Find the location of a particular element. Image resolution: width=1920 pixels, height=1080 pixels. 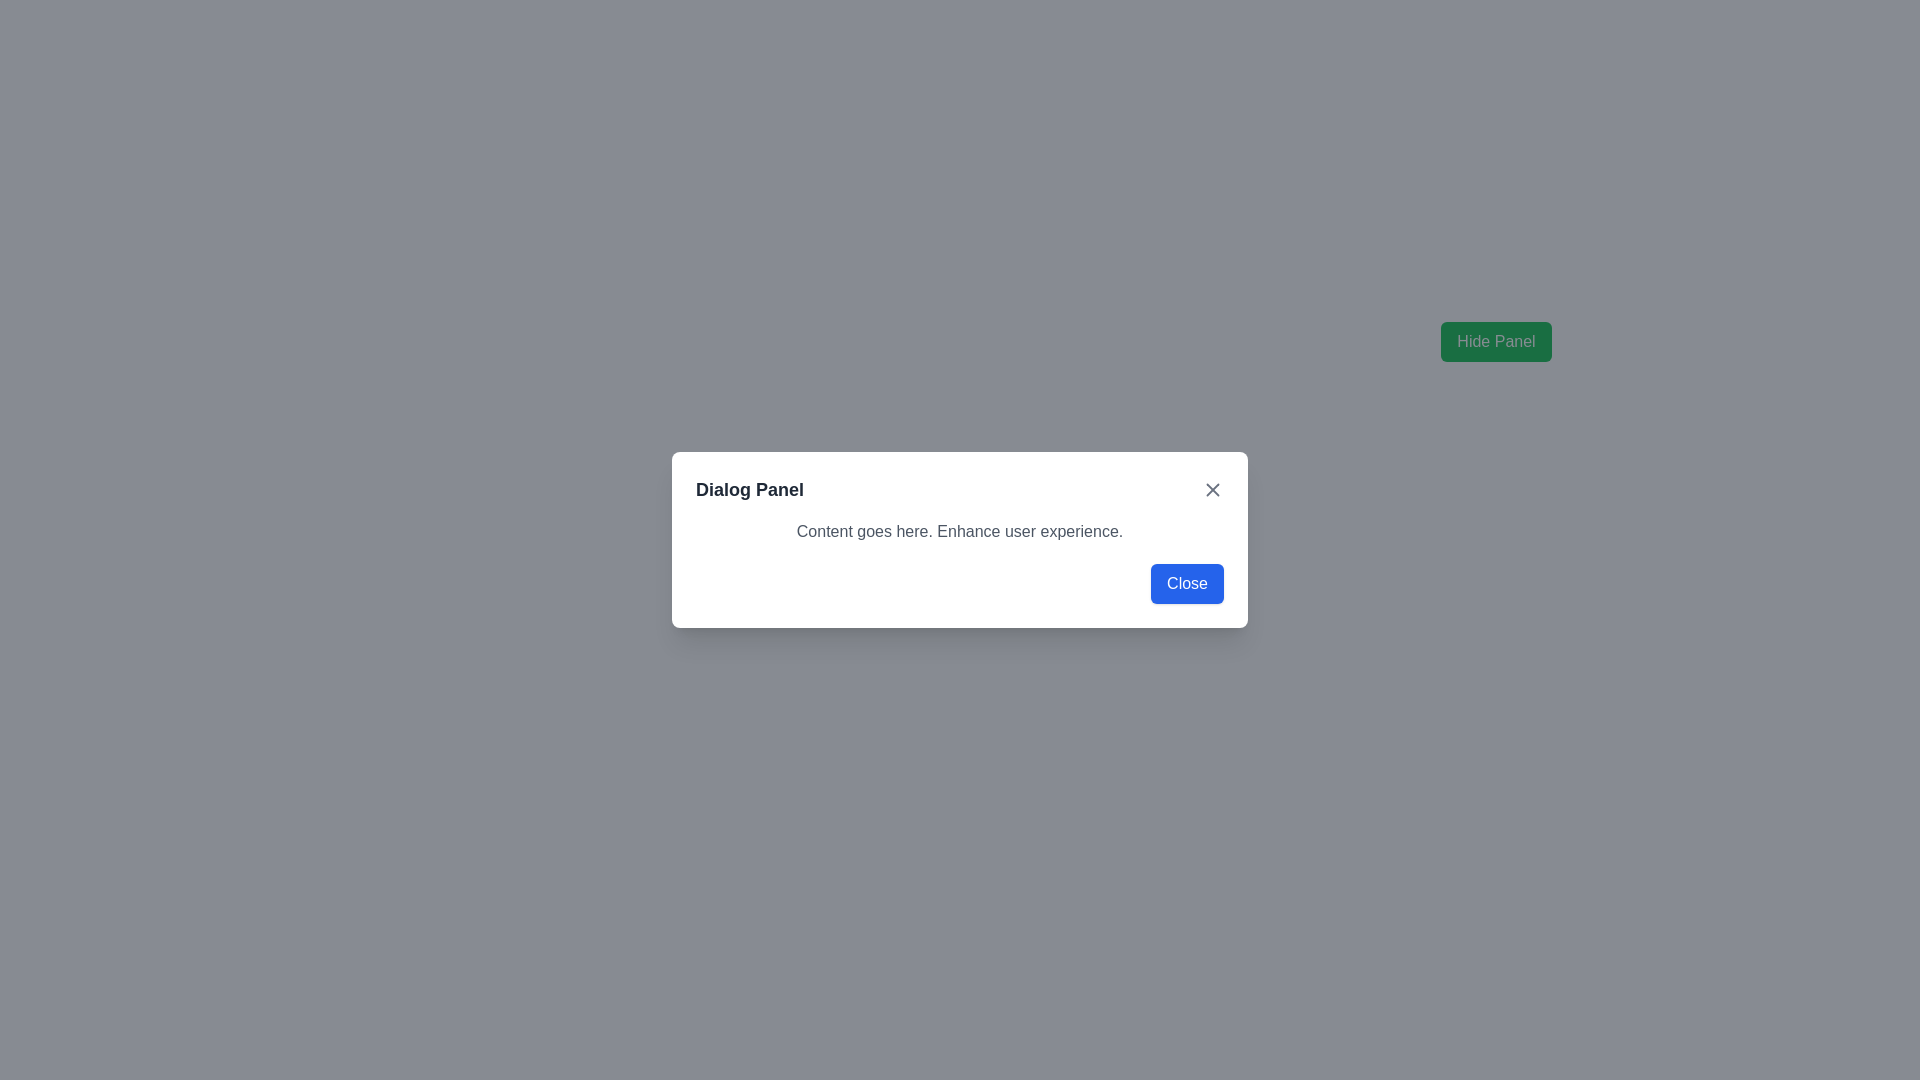

the small 'X' icon in the top-right corner of the dialog panel is located at coordinates (1212, 489).